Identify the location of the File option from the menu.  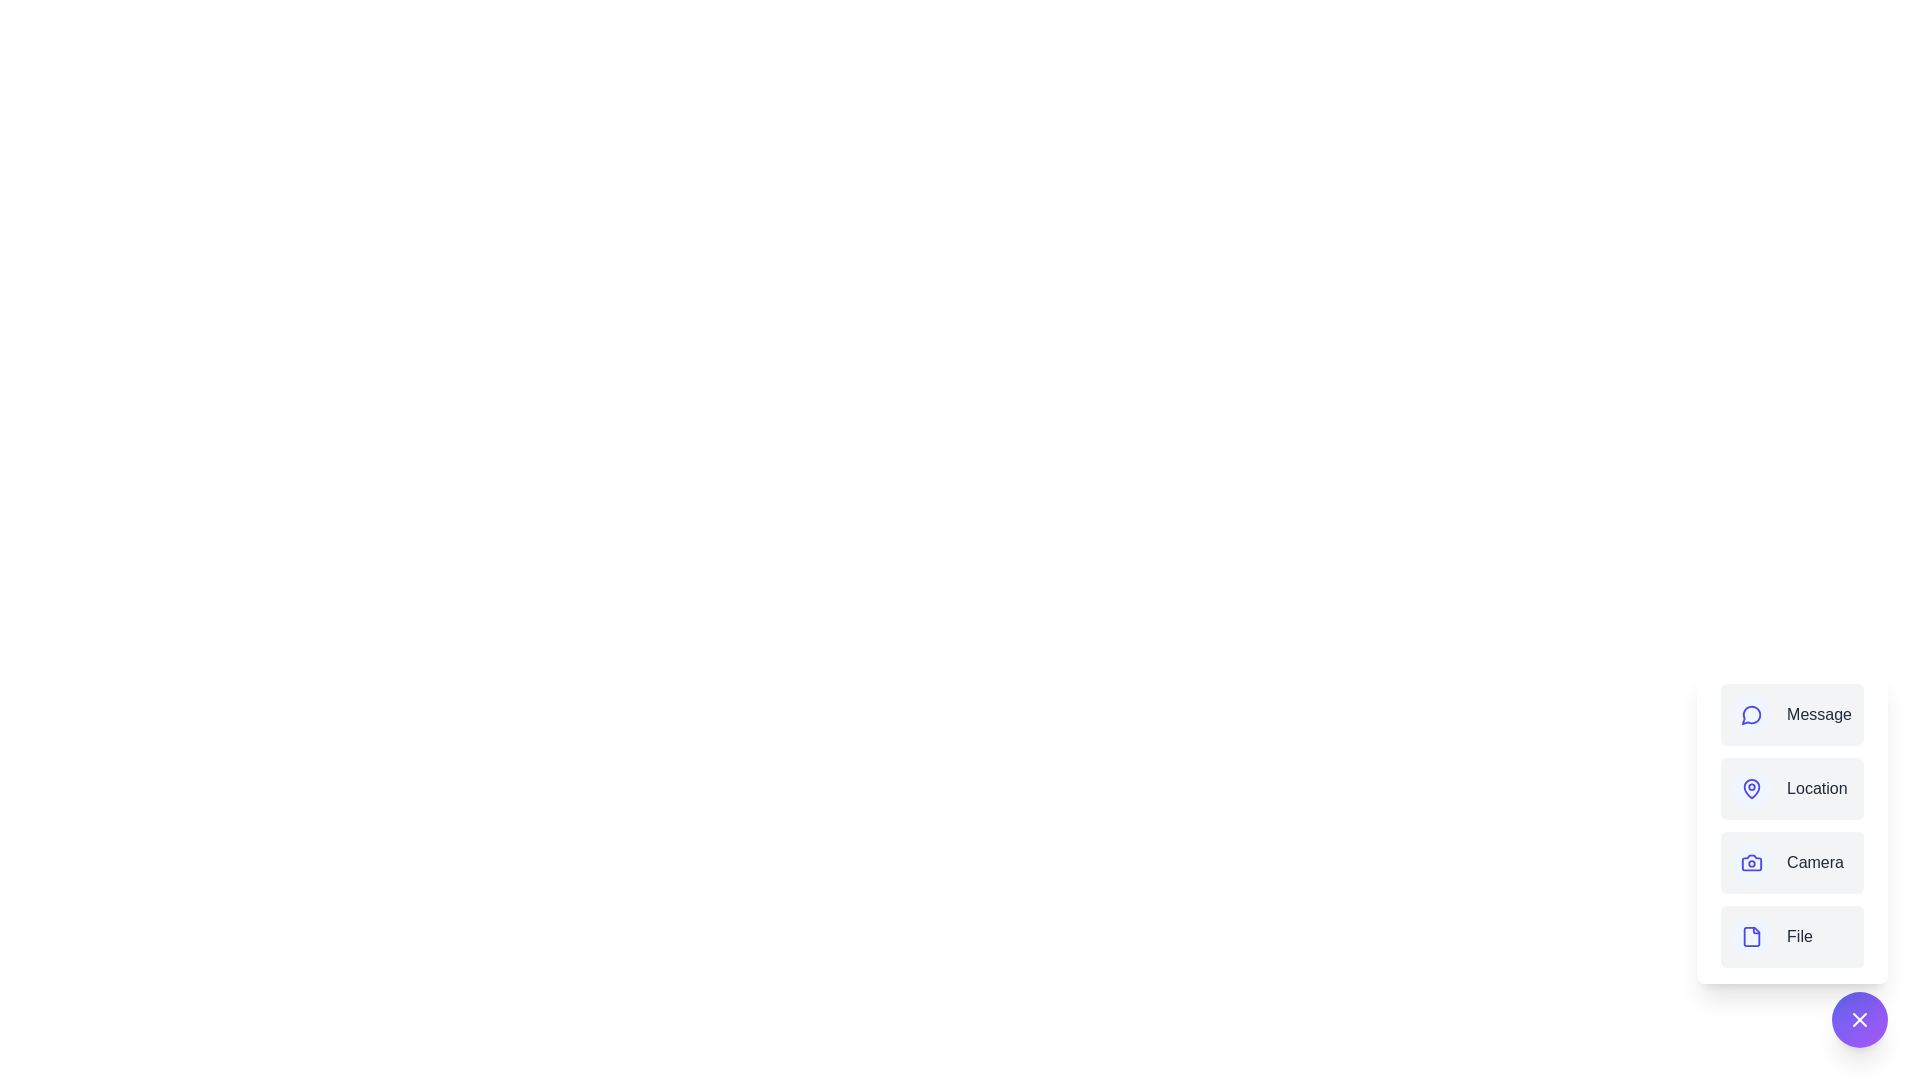
(1791, 937).